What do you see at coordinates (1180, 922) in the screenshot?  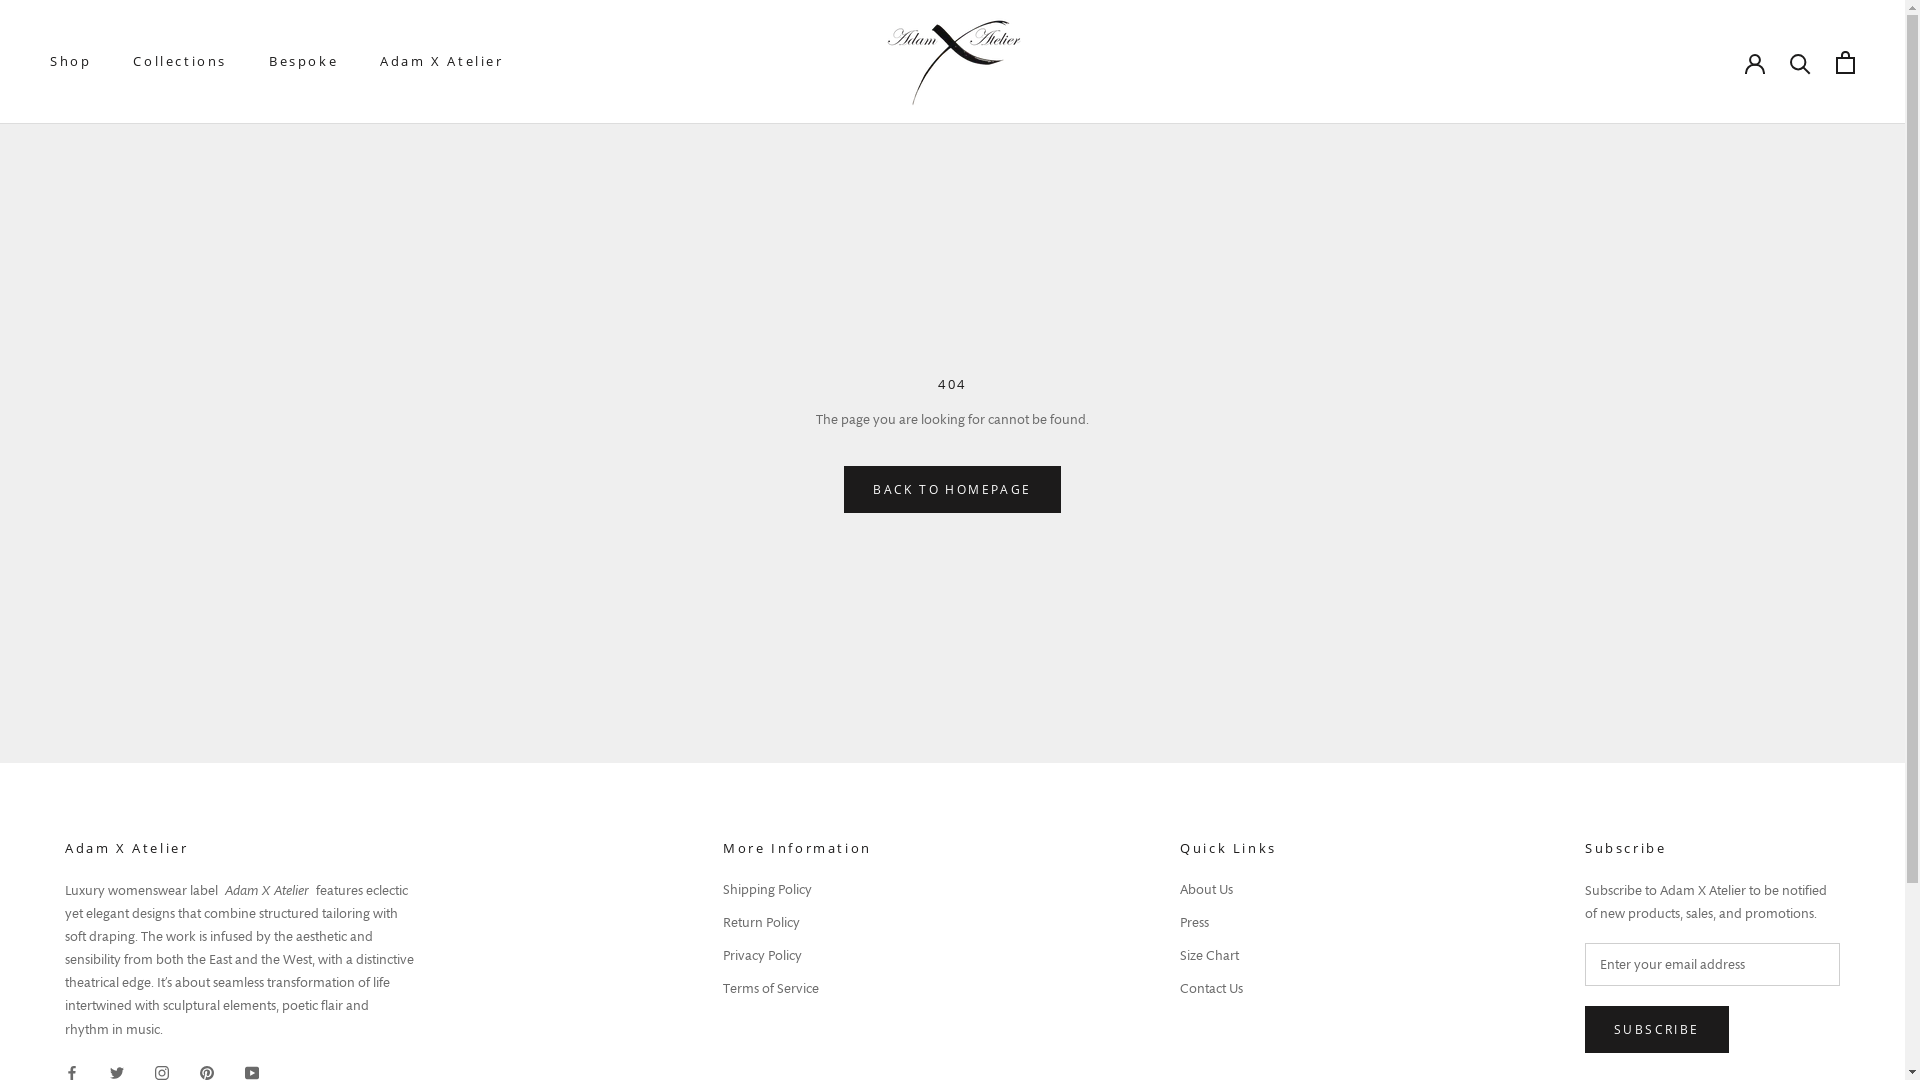 I see `'Press'` at bounding box center [1180, 922].